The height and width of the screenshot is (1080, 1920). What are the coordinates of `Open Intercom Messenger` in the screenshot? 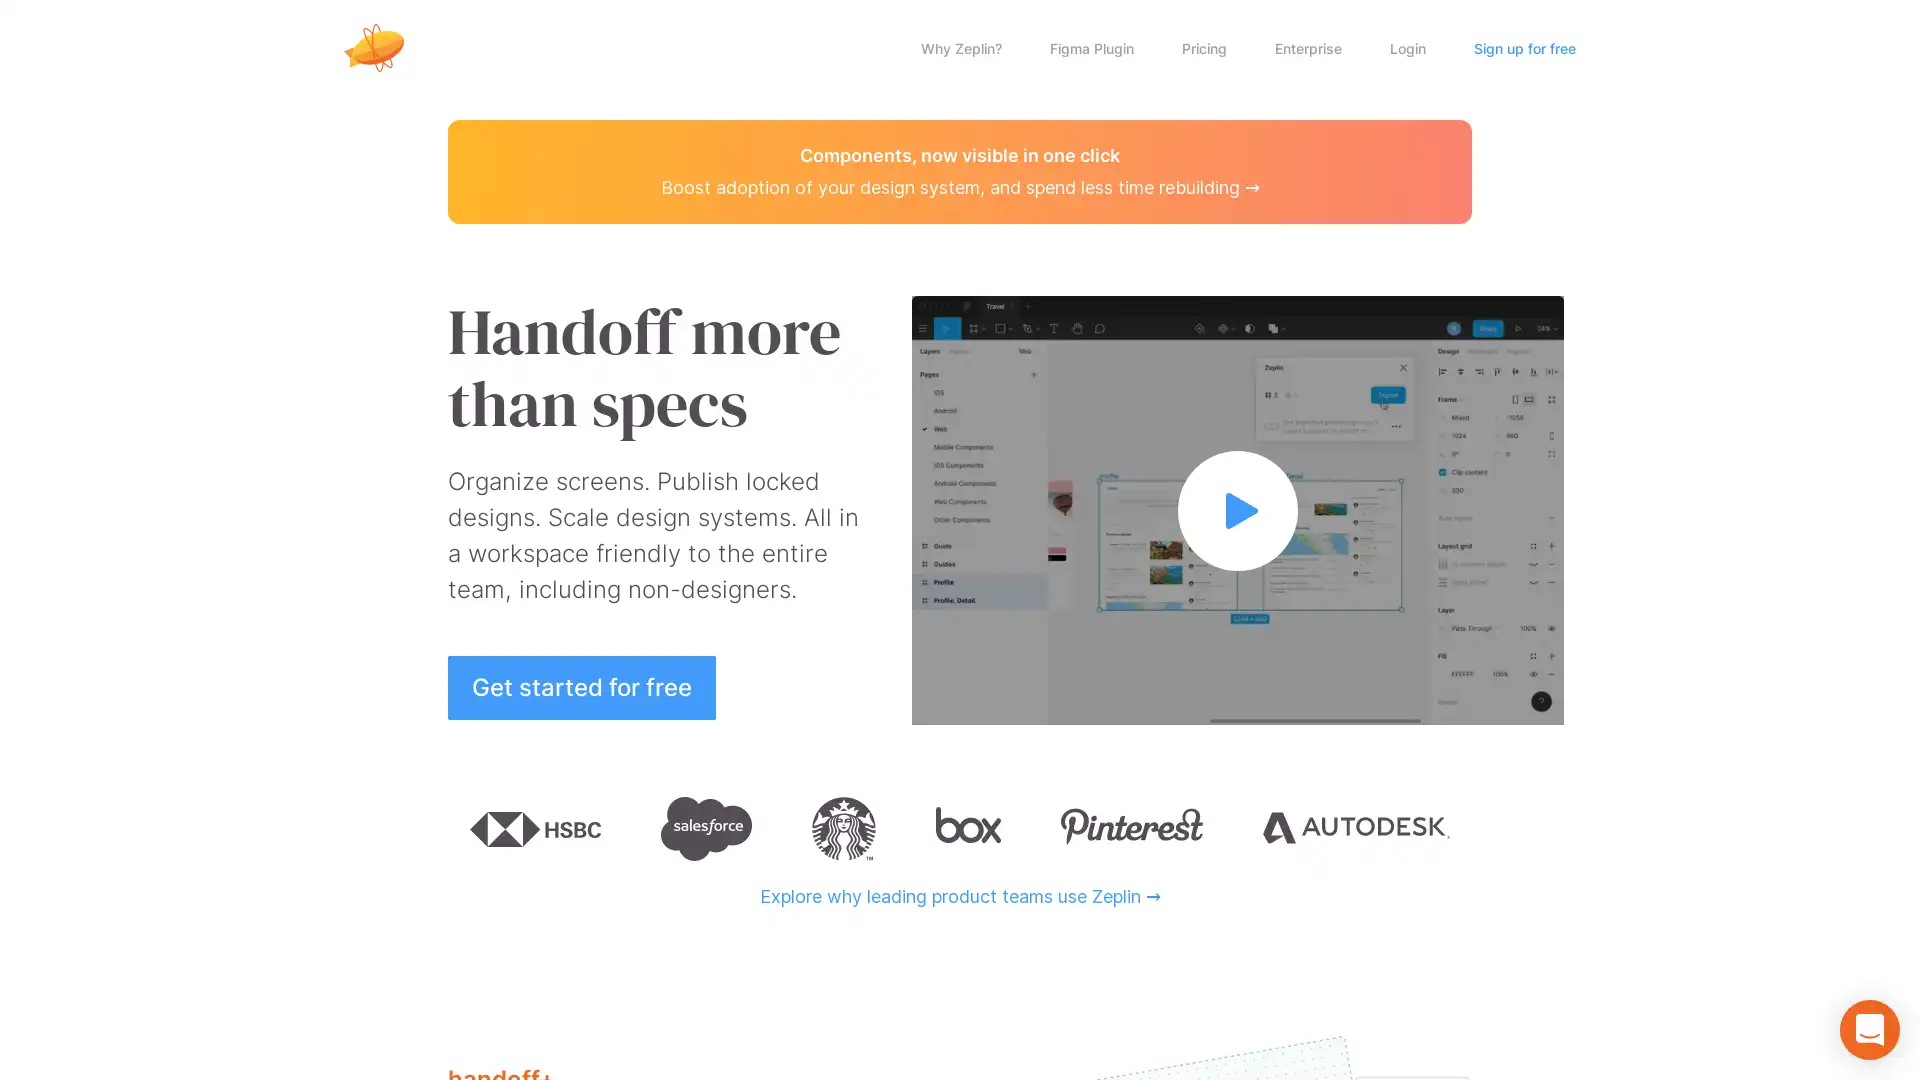 It's located at (1869, 1029).